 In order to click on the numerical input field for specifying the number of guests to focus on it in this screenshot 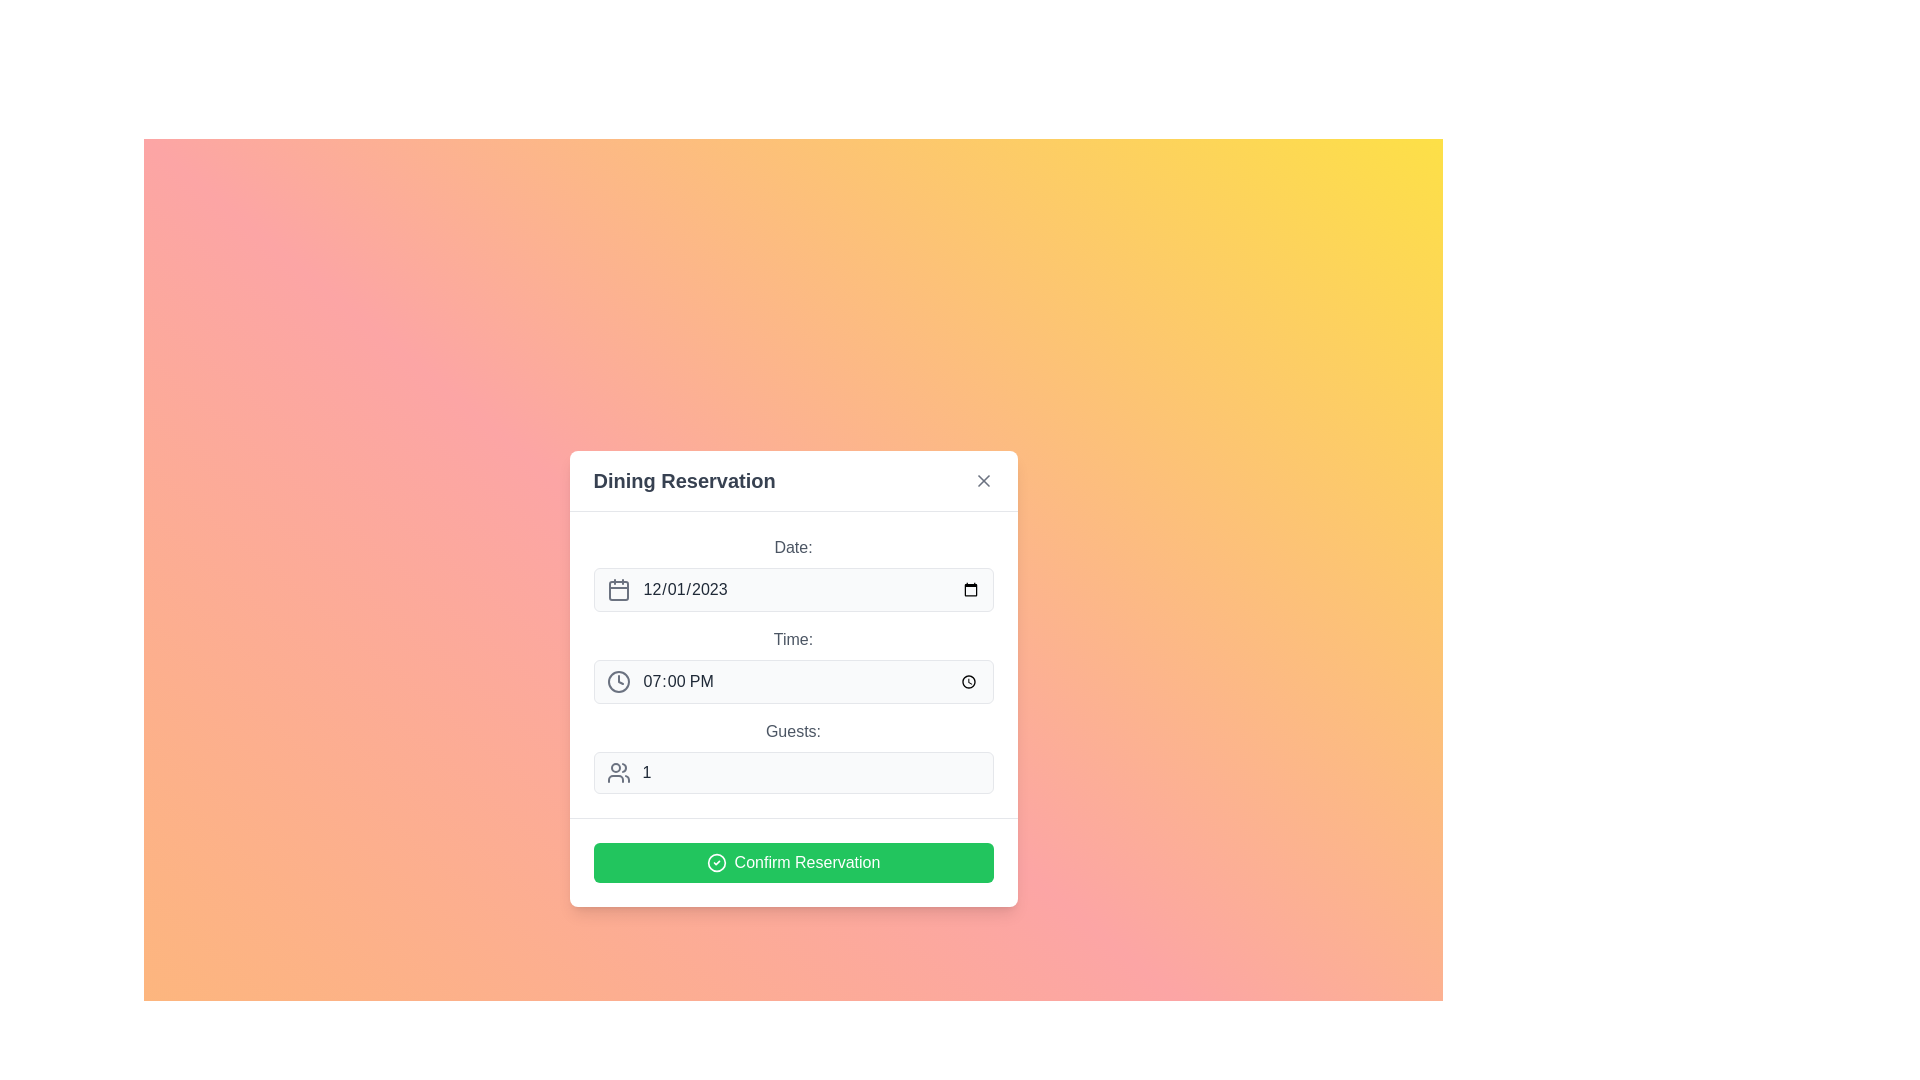, I will do `click(792, 756)`.